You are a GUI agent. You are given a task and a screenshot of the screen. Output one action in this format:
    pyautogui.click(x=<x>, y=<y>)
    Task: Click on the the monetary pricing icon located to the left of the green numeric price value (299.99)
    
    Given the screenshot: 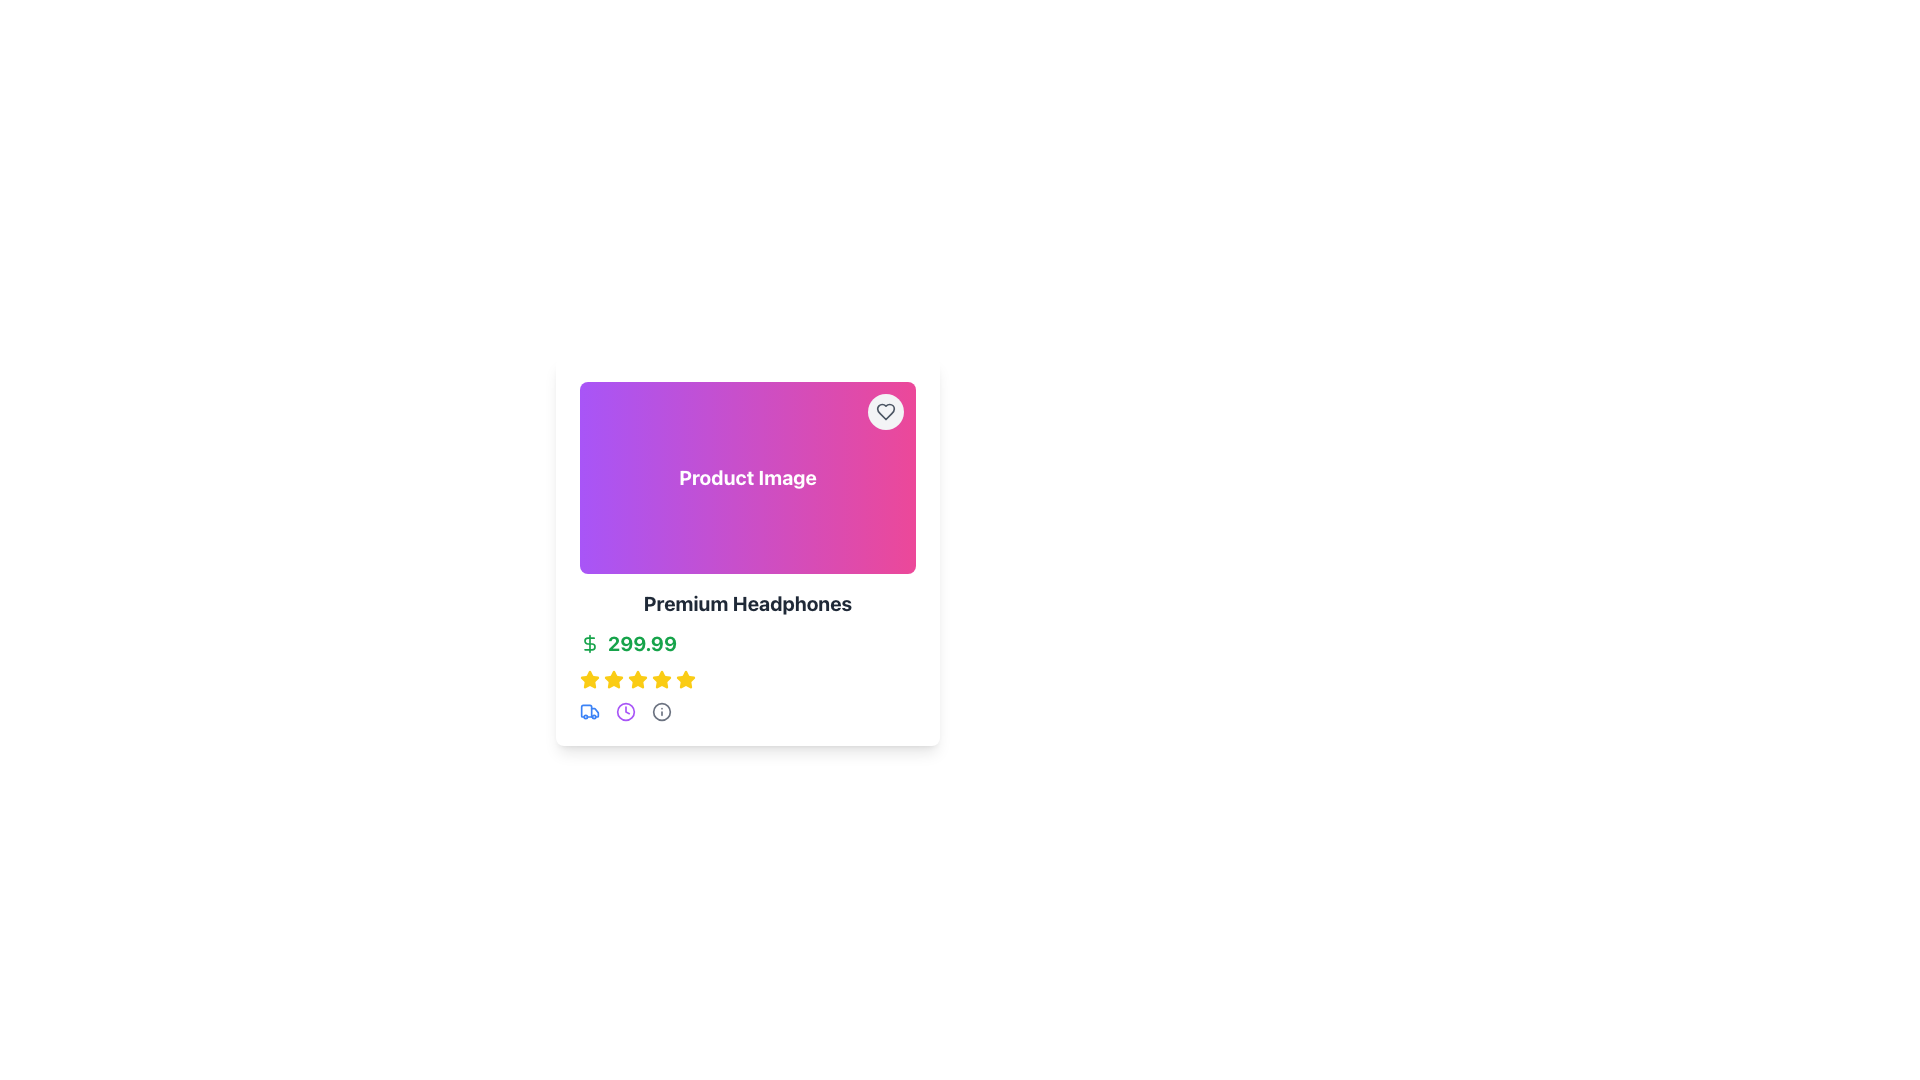 What is the action you would take?
    pyautogui.click(x=589, y=644)
    